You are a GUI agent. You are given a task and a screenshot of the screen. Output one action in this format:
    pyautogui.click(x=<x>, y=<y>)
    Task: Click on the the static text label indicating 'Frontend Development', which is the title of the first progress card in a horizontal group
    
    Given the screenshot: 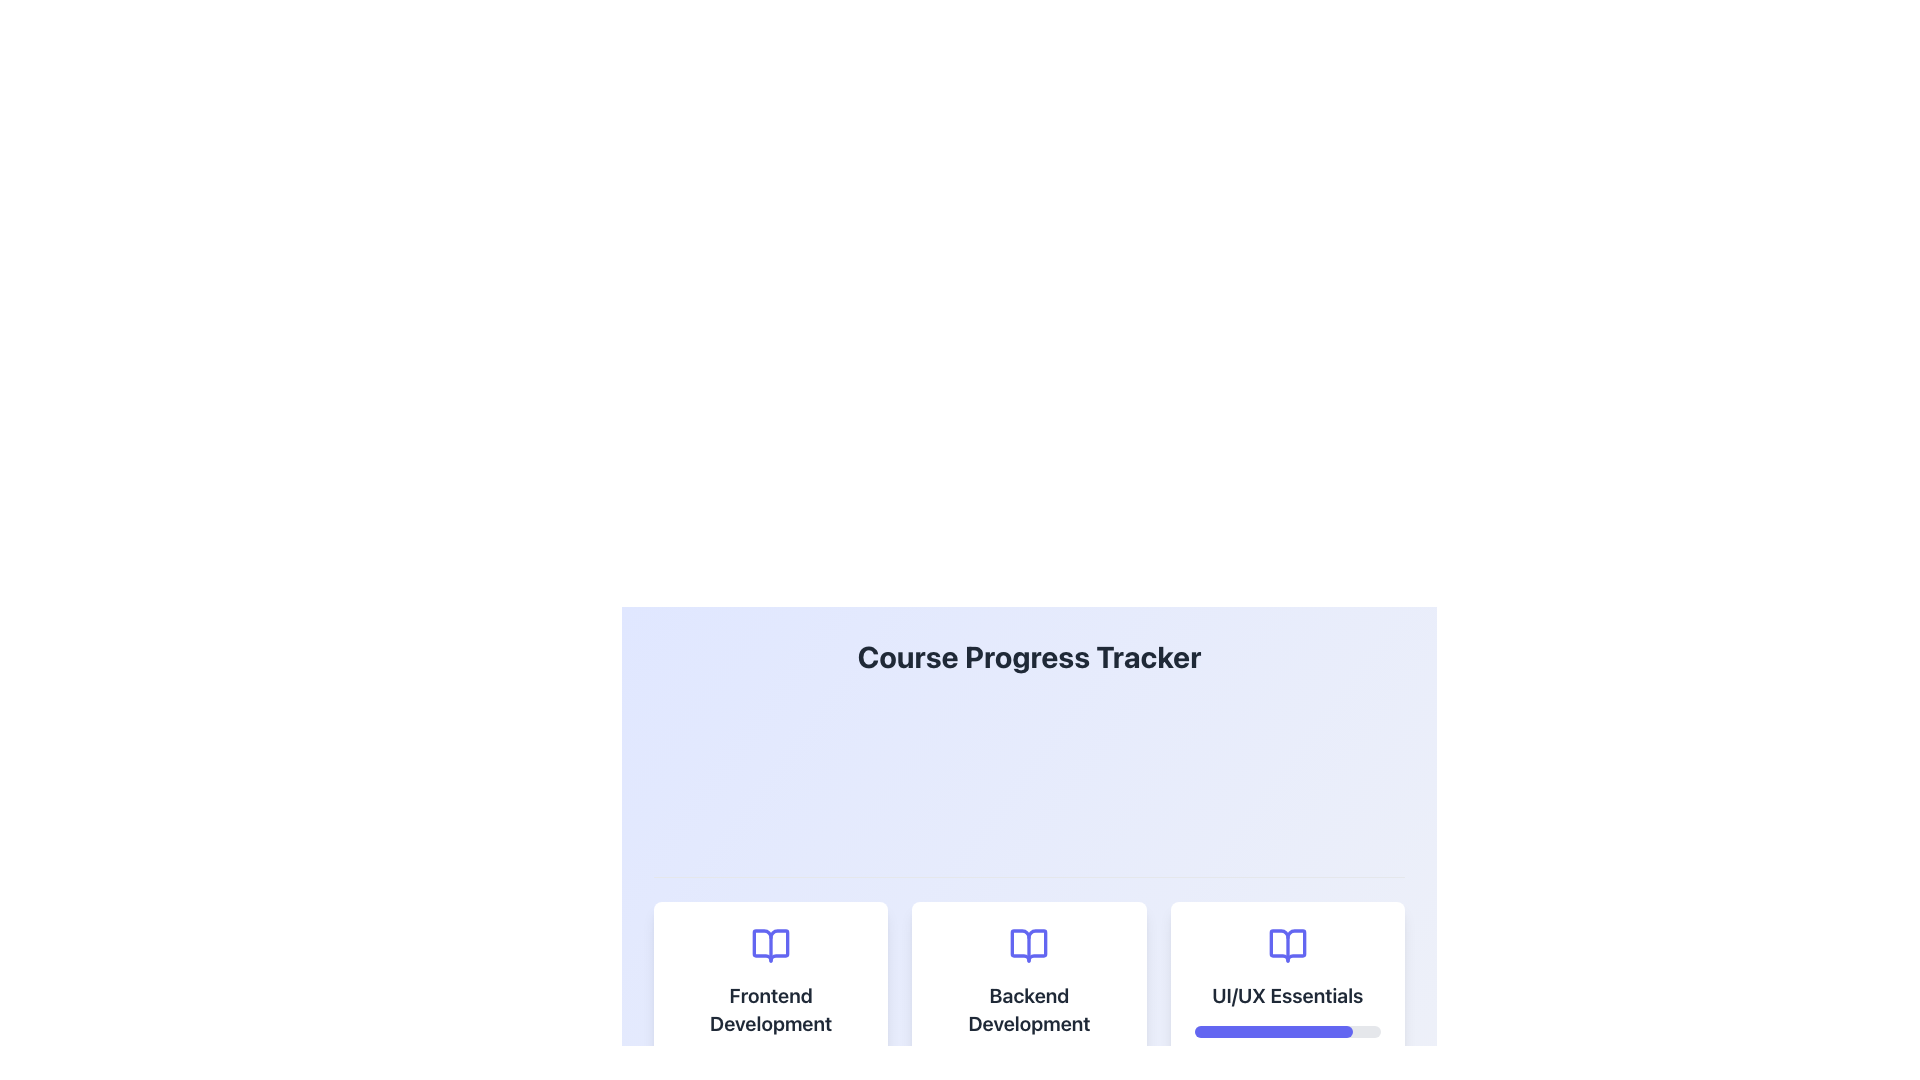 What is the action you would take?
    pyautogui.click(x=770, y=1010)
    